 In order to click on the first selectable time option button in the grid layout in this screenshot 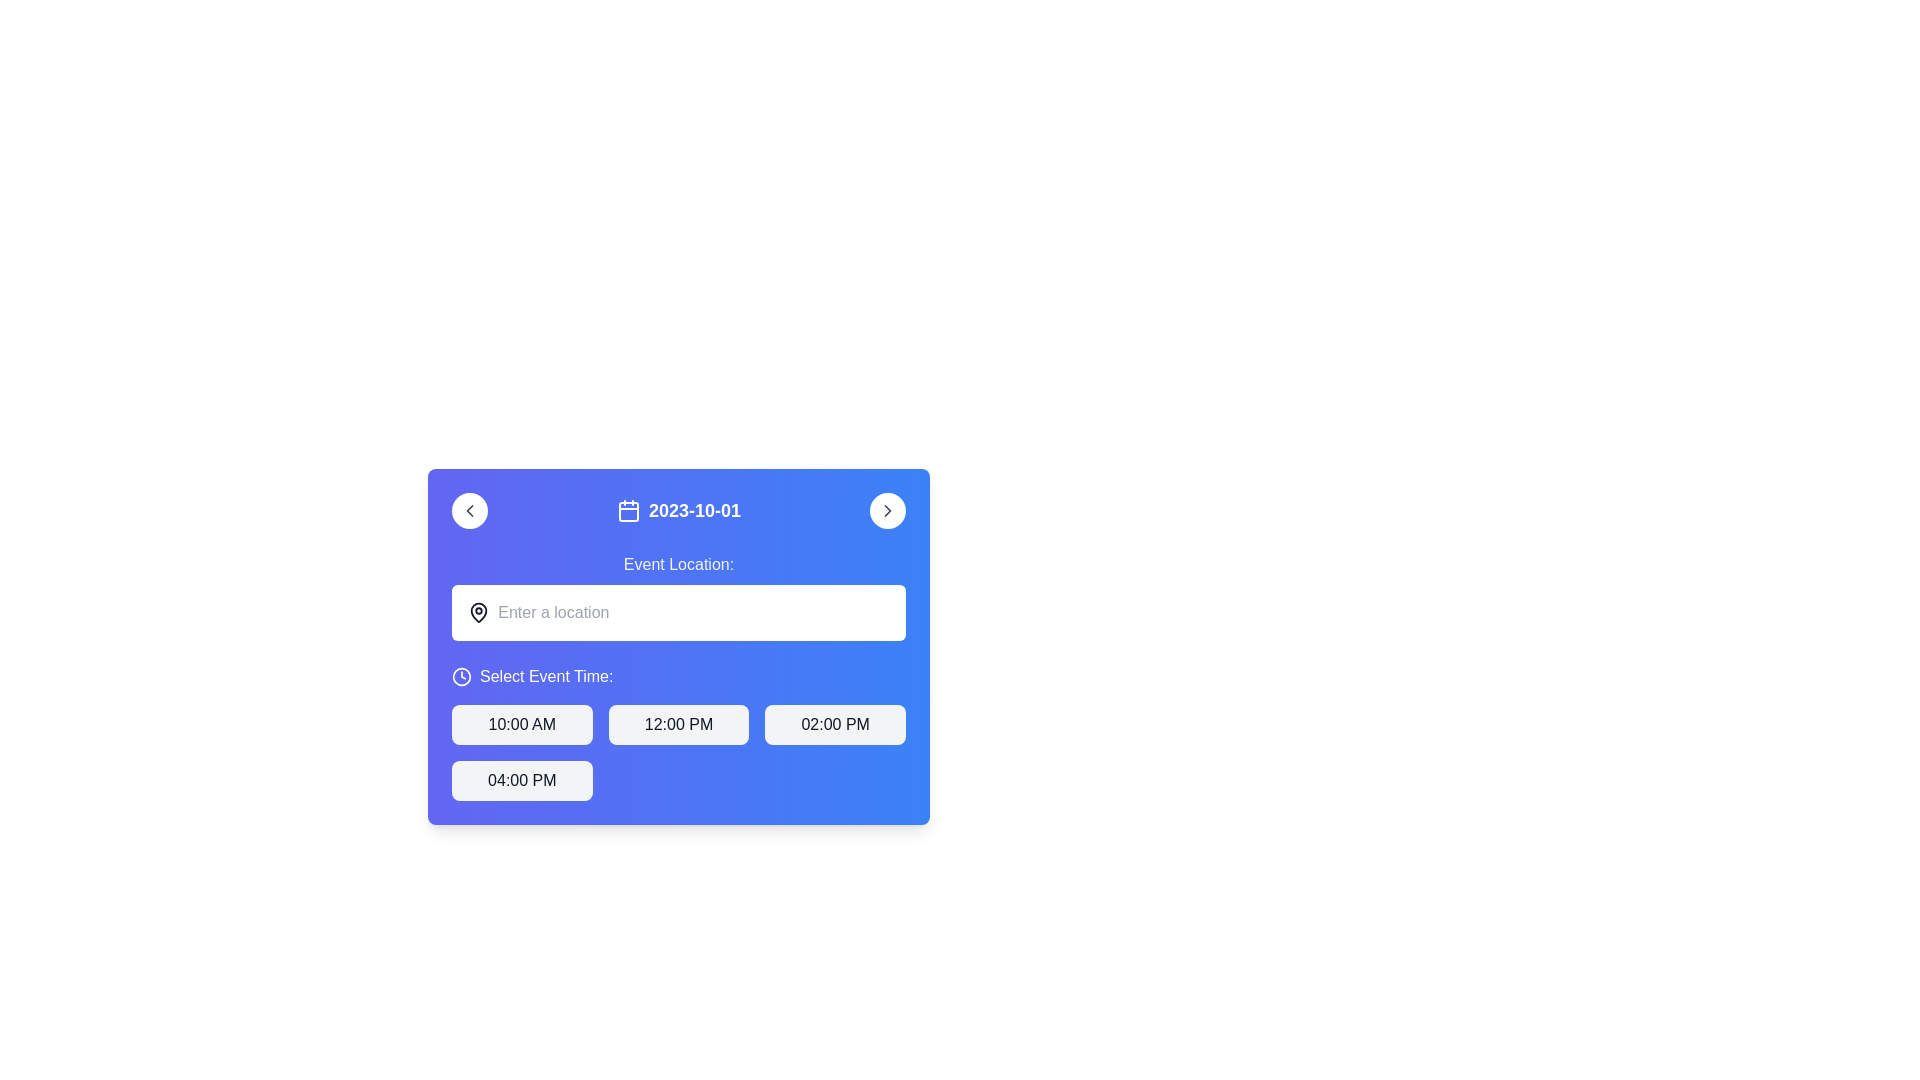, I will do `click(522, 725)`.